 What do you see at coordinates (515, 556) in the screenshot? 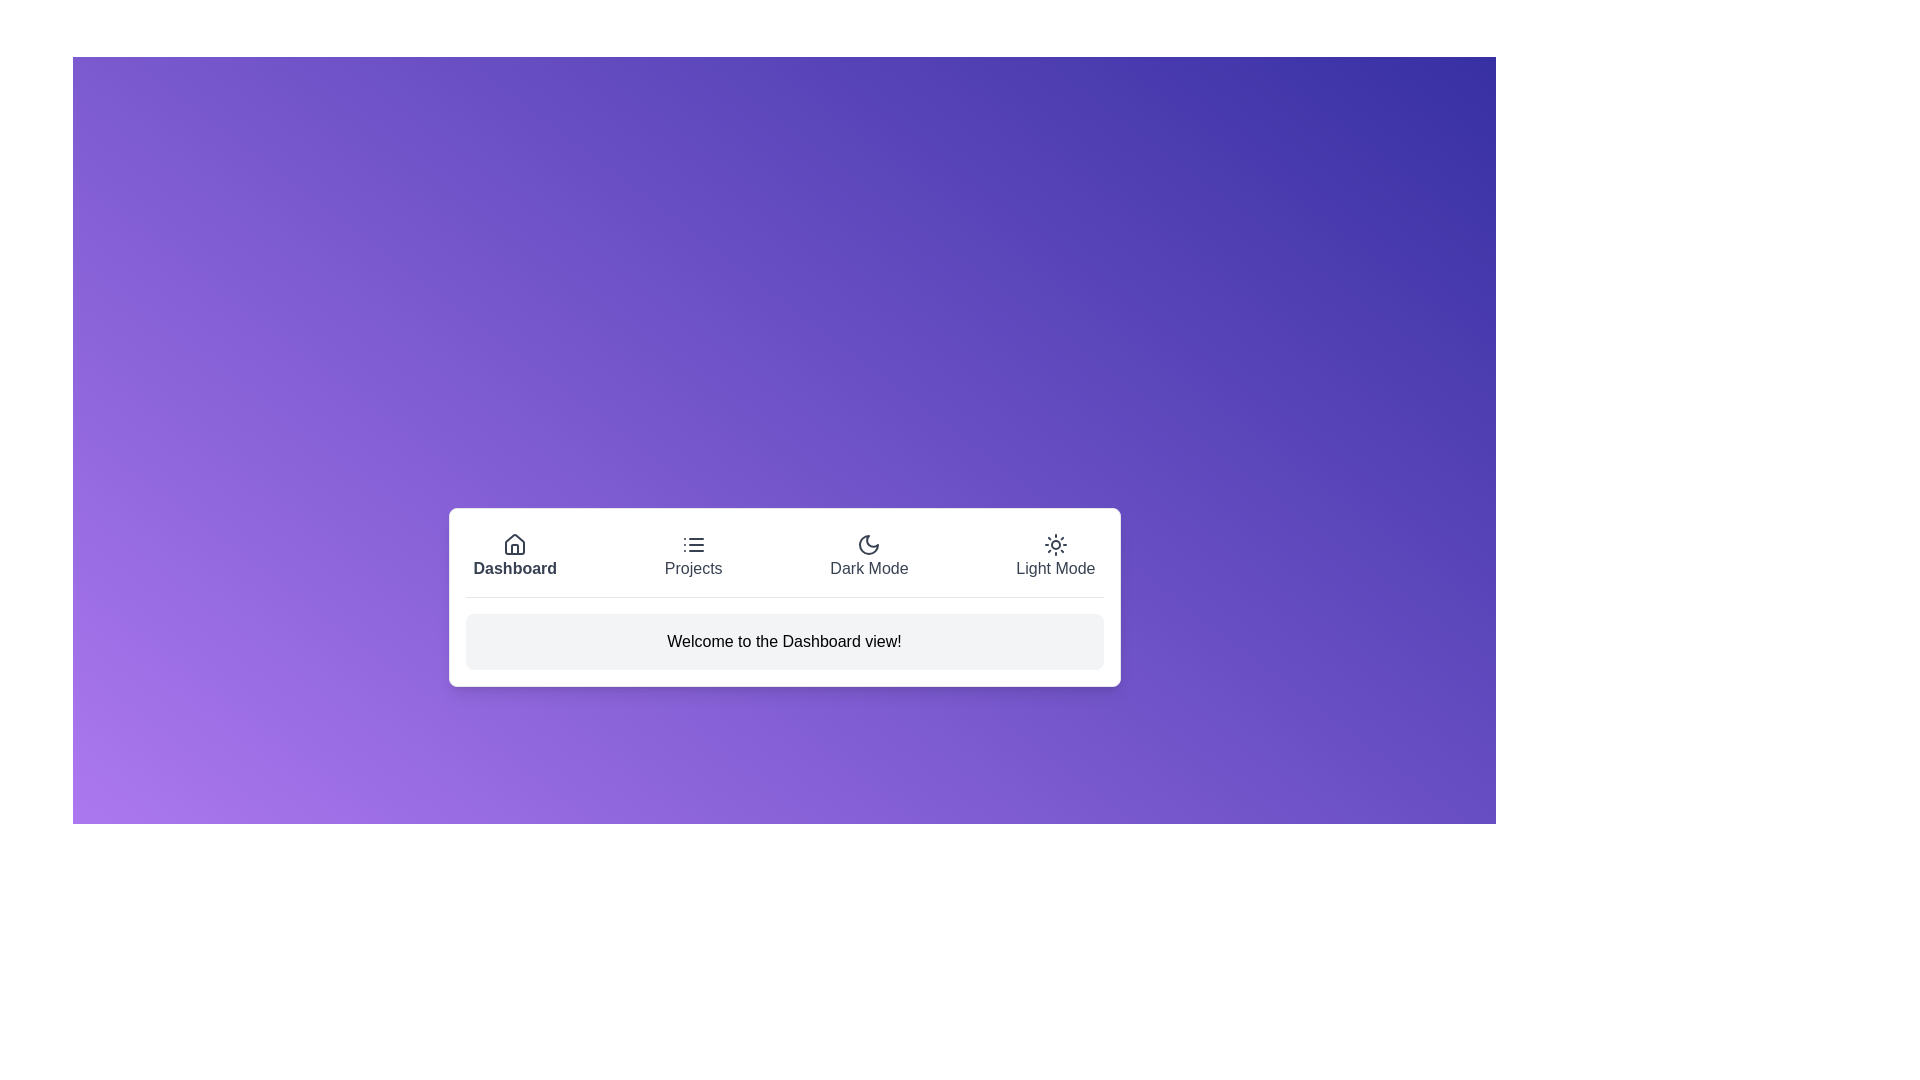
I see `the button labeled Dashboard` at bounding box center [515, 556].